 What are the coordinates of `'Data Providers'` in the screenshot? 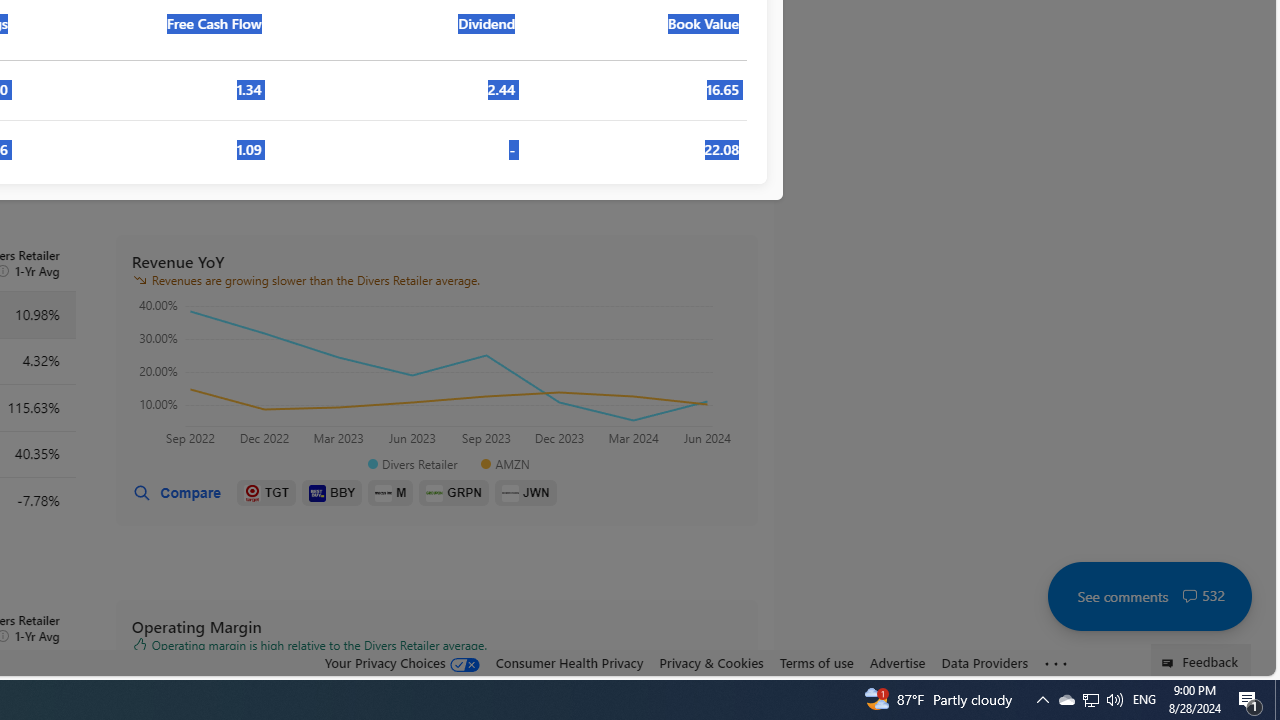 It's located at (984, 663).